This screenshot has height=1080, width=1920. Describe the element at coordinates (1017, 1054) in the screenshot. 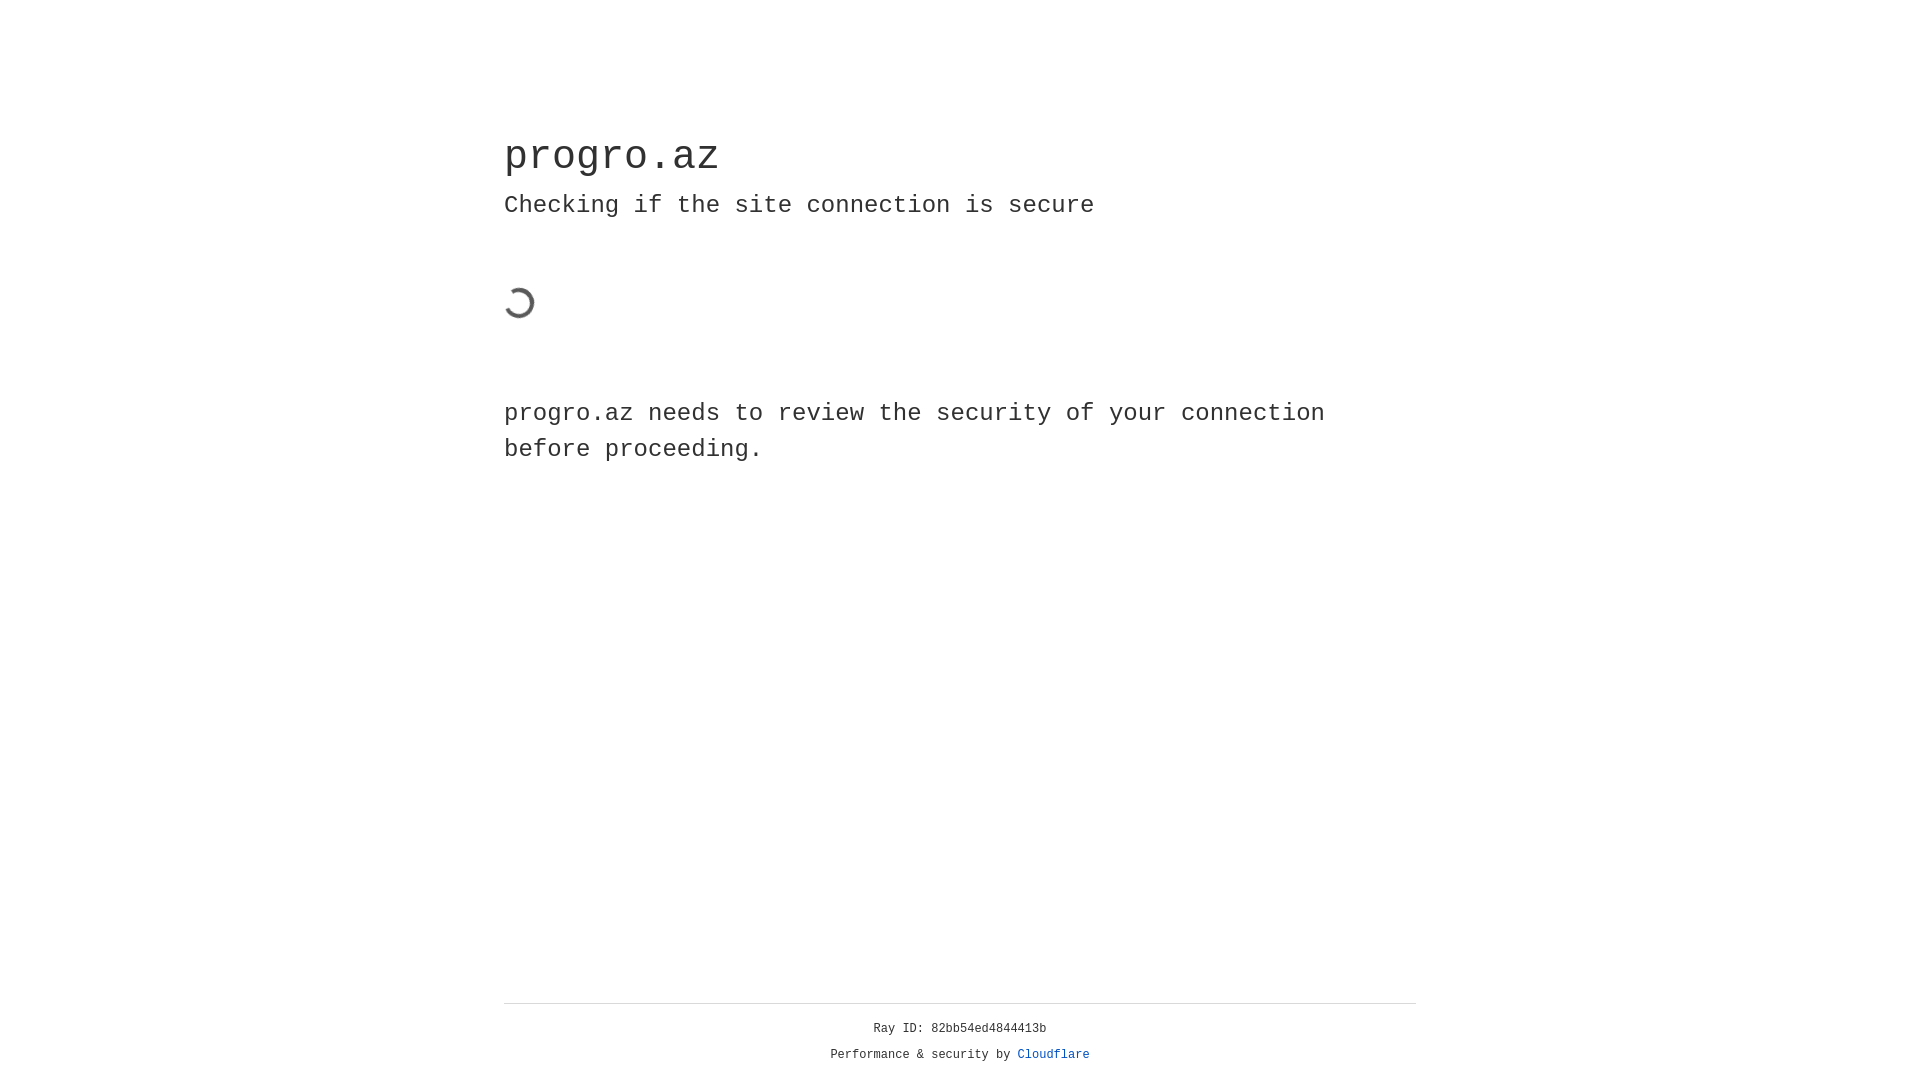

I see `'Cloudflare'` at that location.